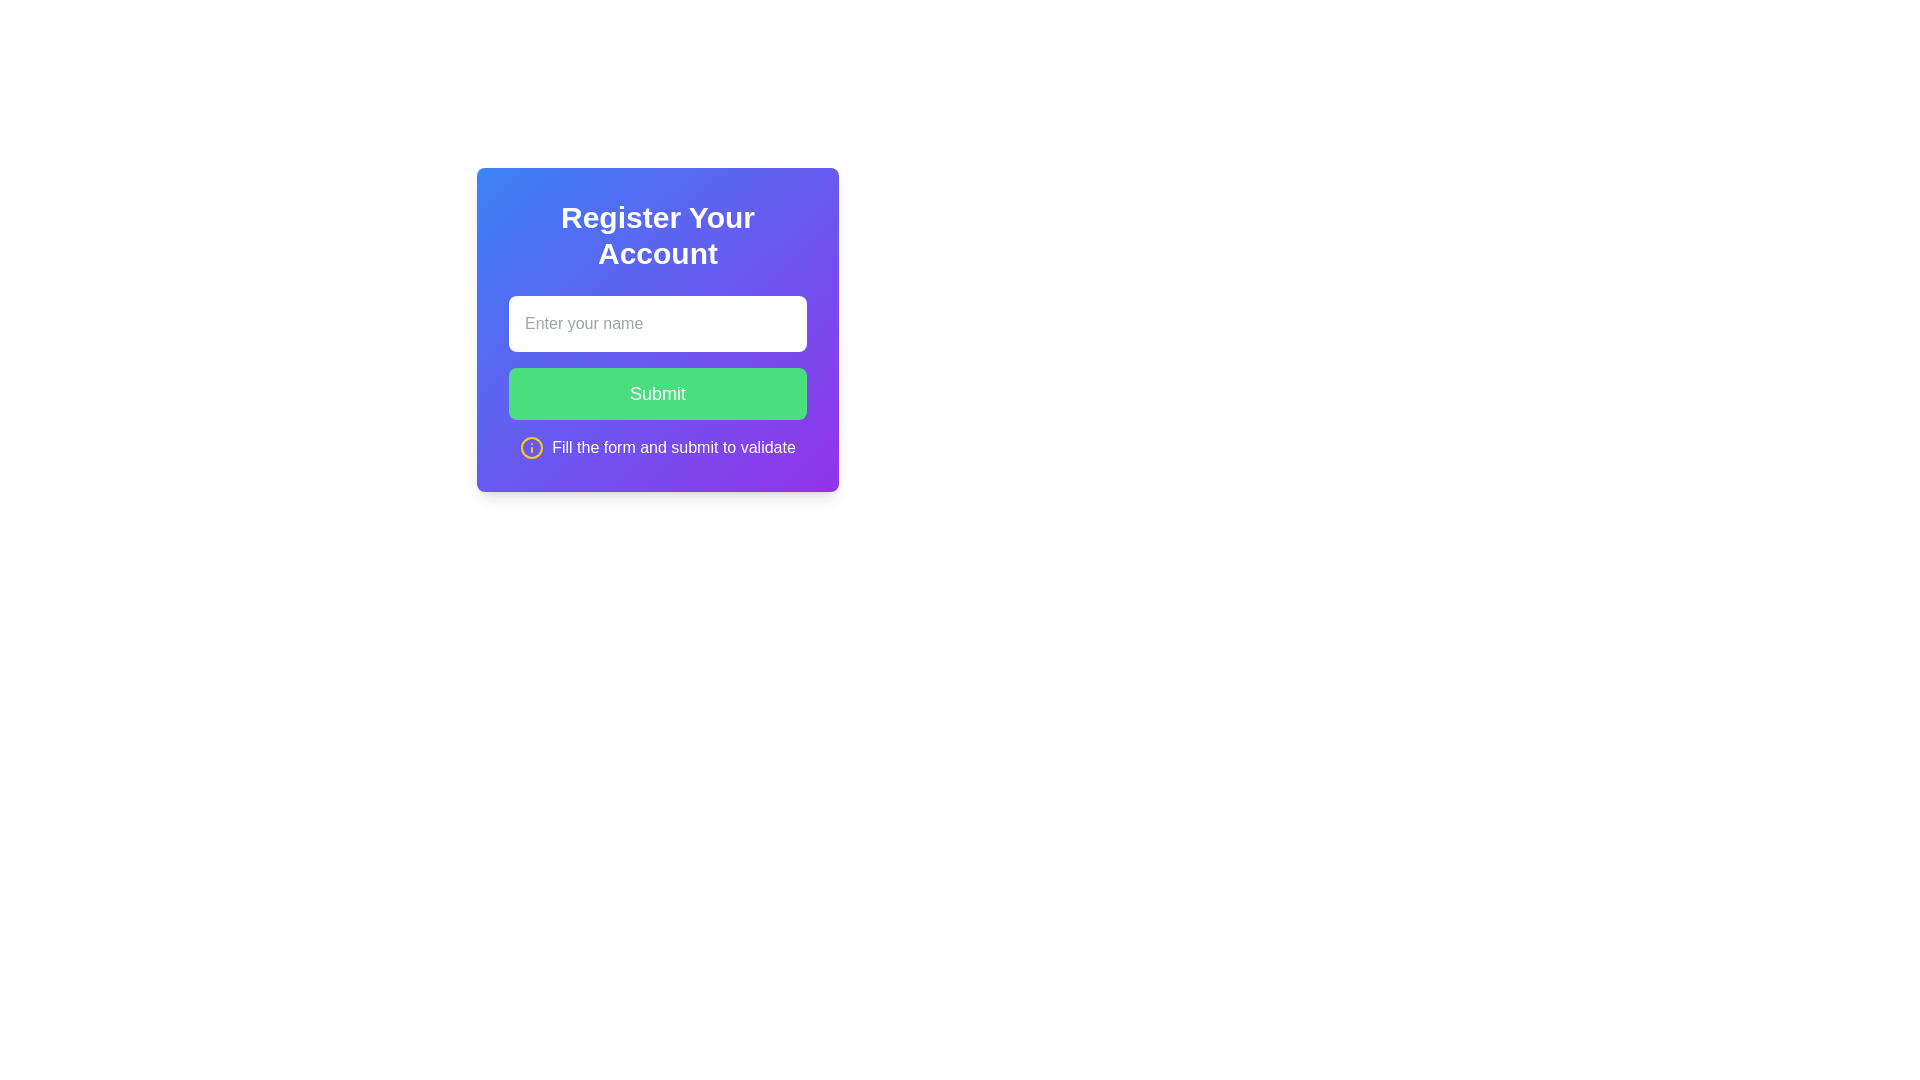 The width and height of the screenshot is (1920, 1080). I want to click on the Informational Icon with a dashed yellow border and yellow fill, located to the left of the text 'Fill the form and submit to validate', for accessibility purposes, so click(532, 446).